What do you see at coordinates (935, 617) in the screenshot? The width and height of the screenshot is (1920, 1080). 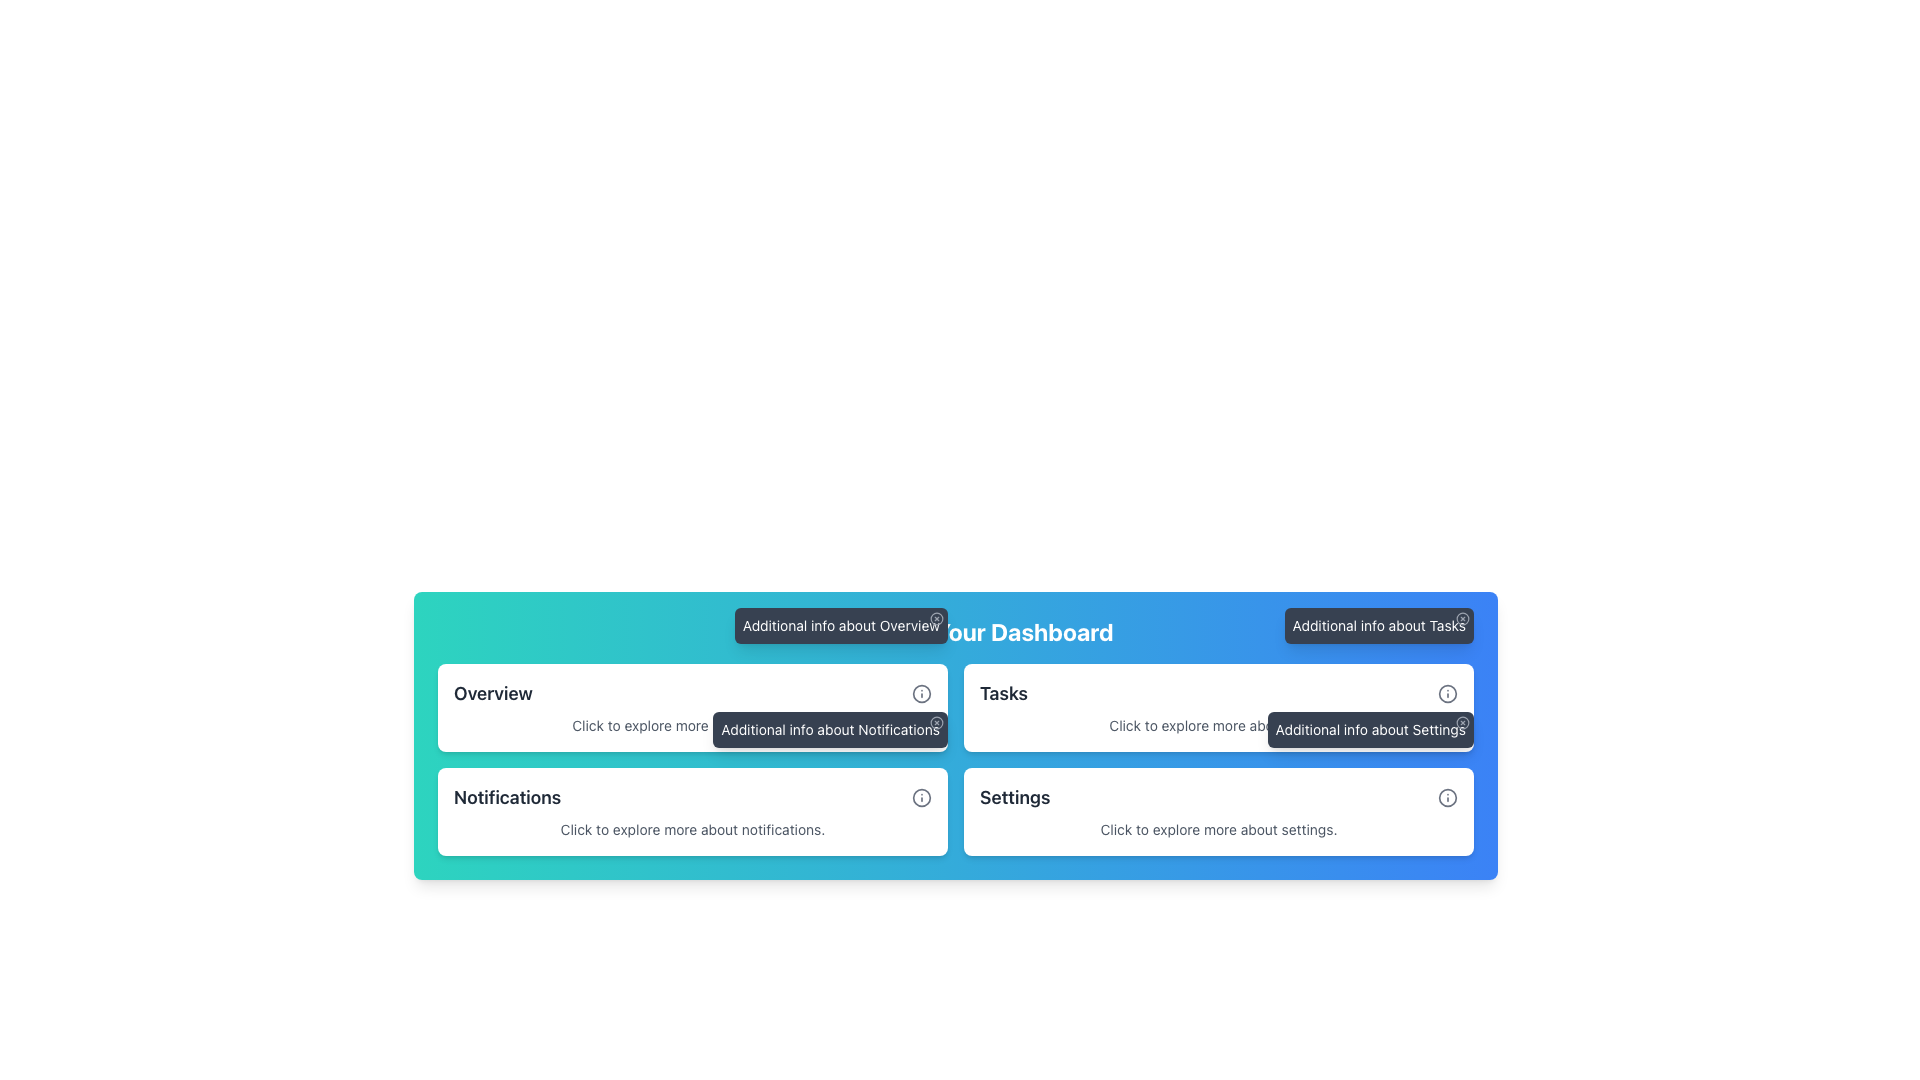 I see `the circular gray button with a cross inside, located in the top-right corner of the tooltip displaying 'Additional info about Overview'` at bounding box center [935, 617].